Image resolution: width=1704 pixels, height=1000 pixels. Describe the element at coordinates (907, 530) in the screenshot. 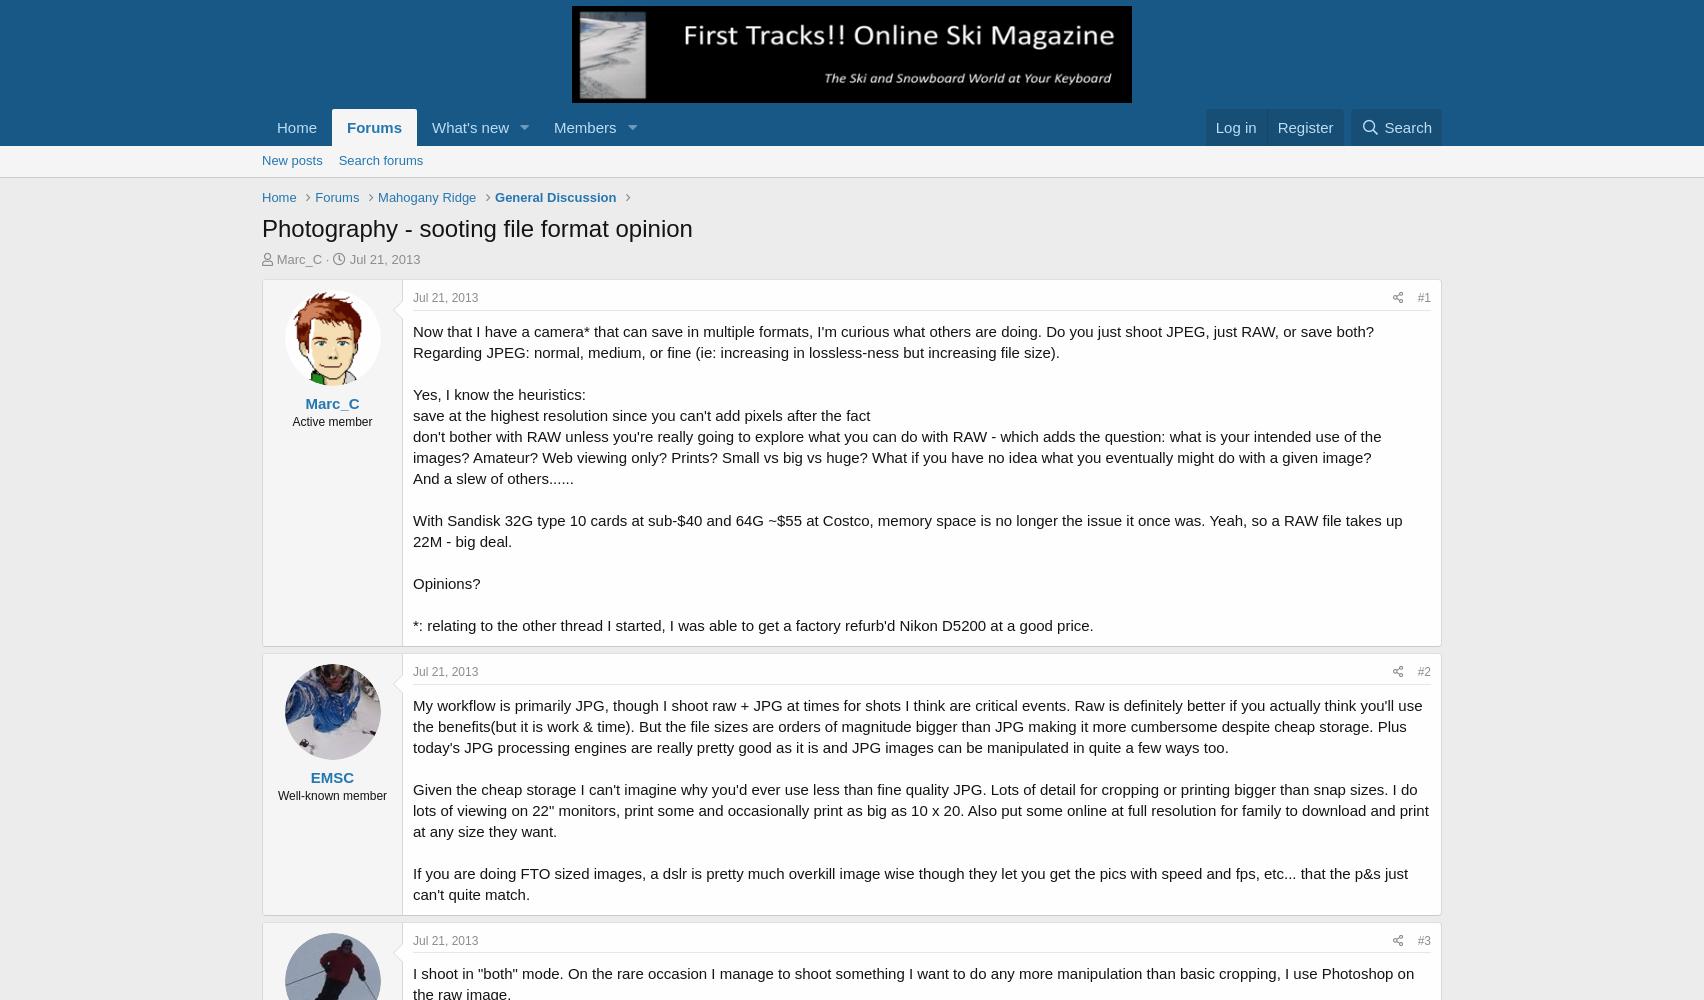

I see `'With Sandisk 32G type 10 cards at sub-$40 and 64G ~$55 at Costco, memory space is no longer the issue it once was. Yeah, so a RAW file takes up 22M - big deal.'` at that location.